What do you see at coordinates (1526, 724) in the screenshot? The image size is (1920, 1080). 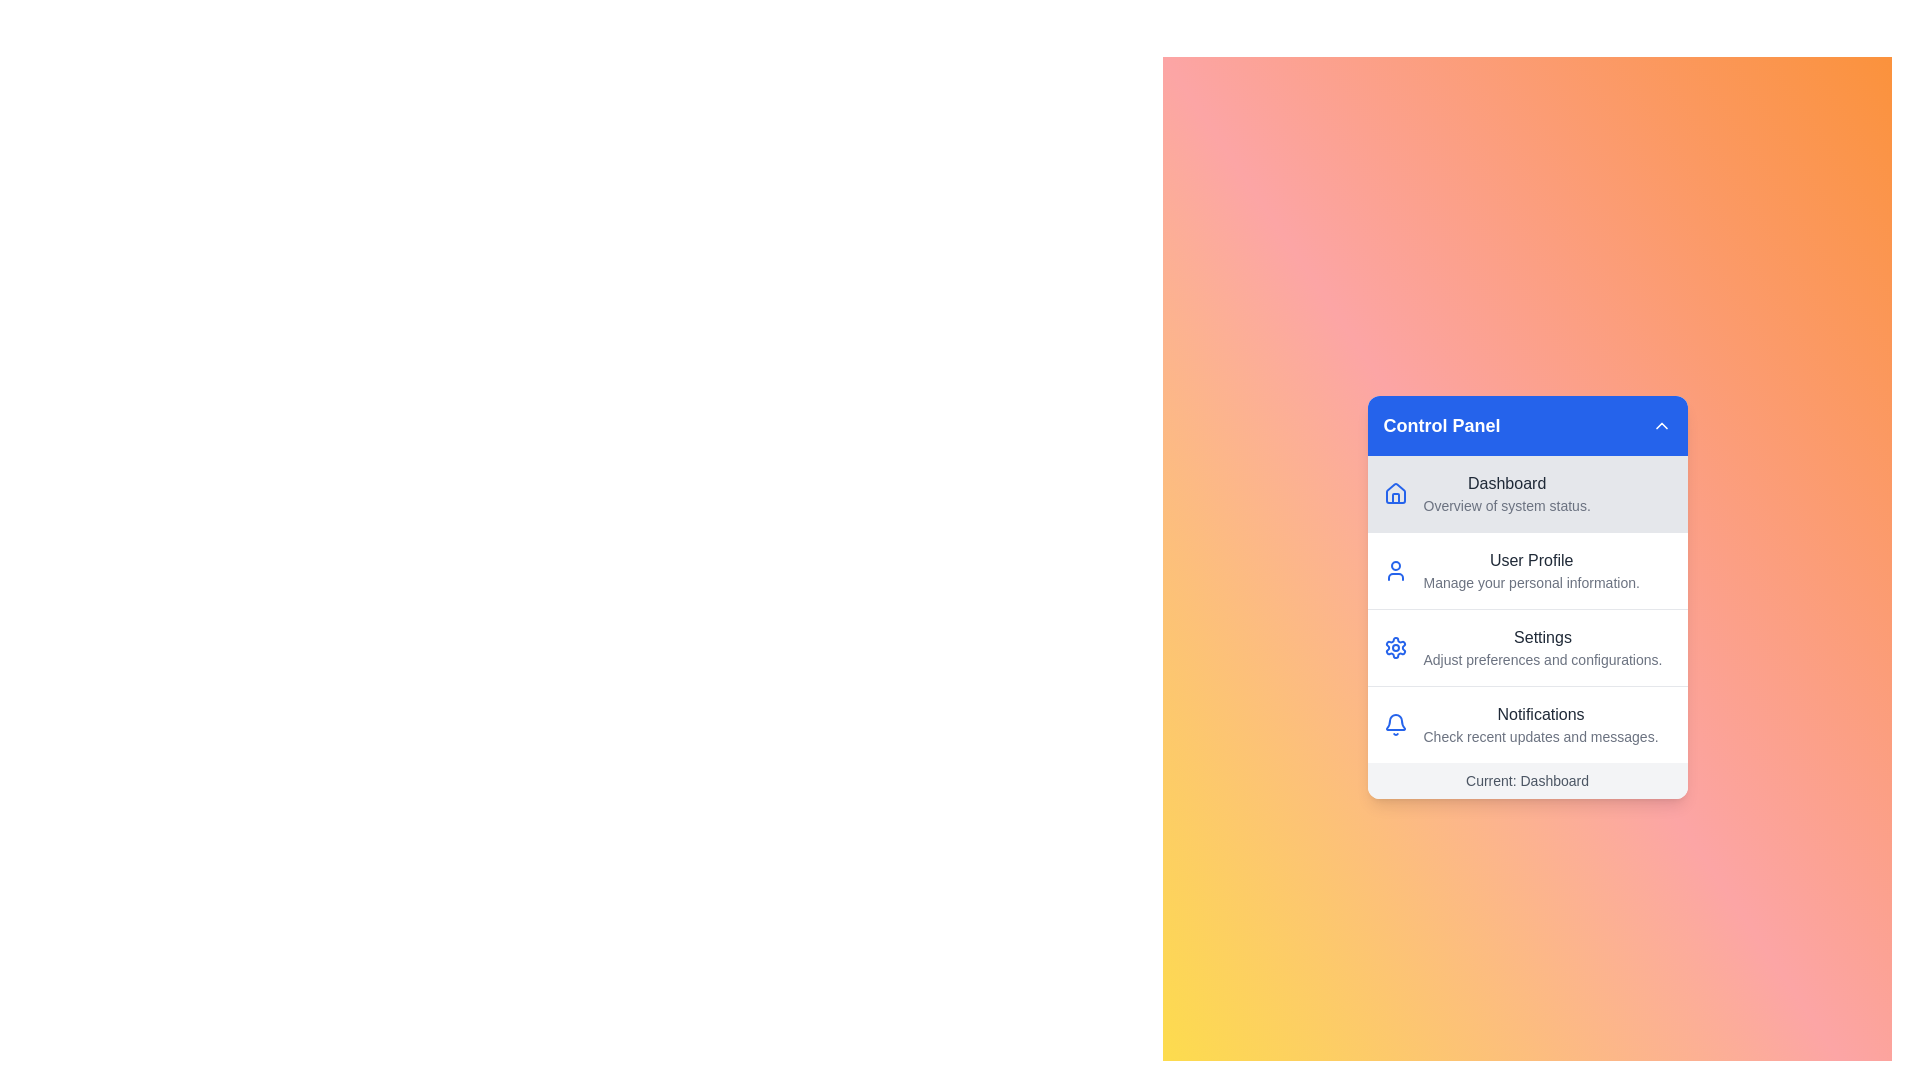 I see `the menu item Notifications to make it active` at bounding box center [1526, 724].